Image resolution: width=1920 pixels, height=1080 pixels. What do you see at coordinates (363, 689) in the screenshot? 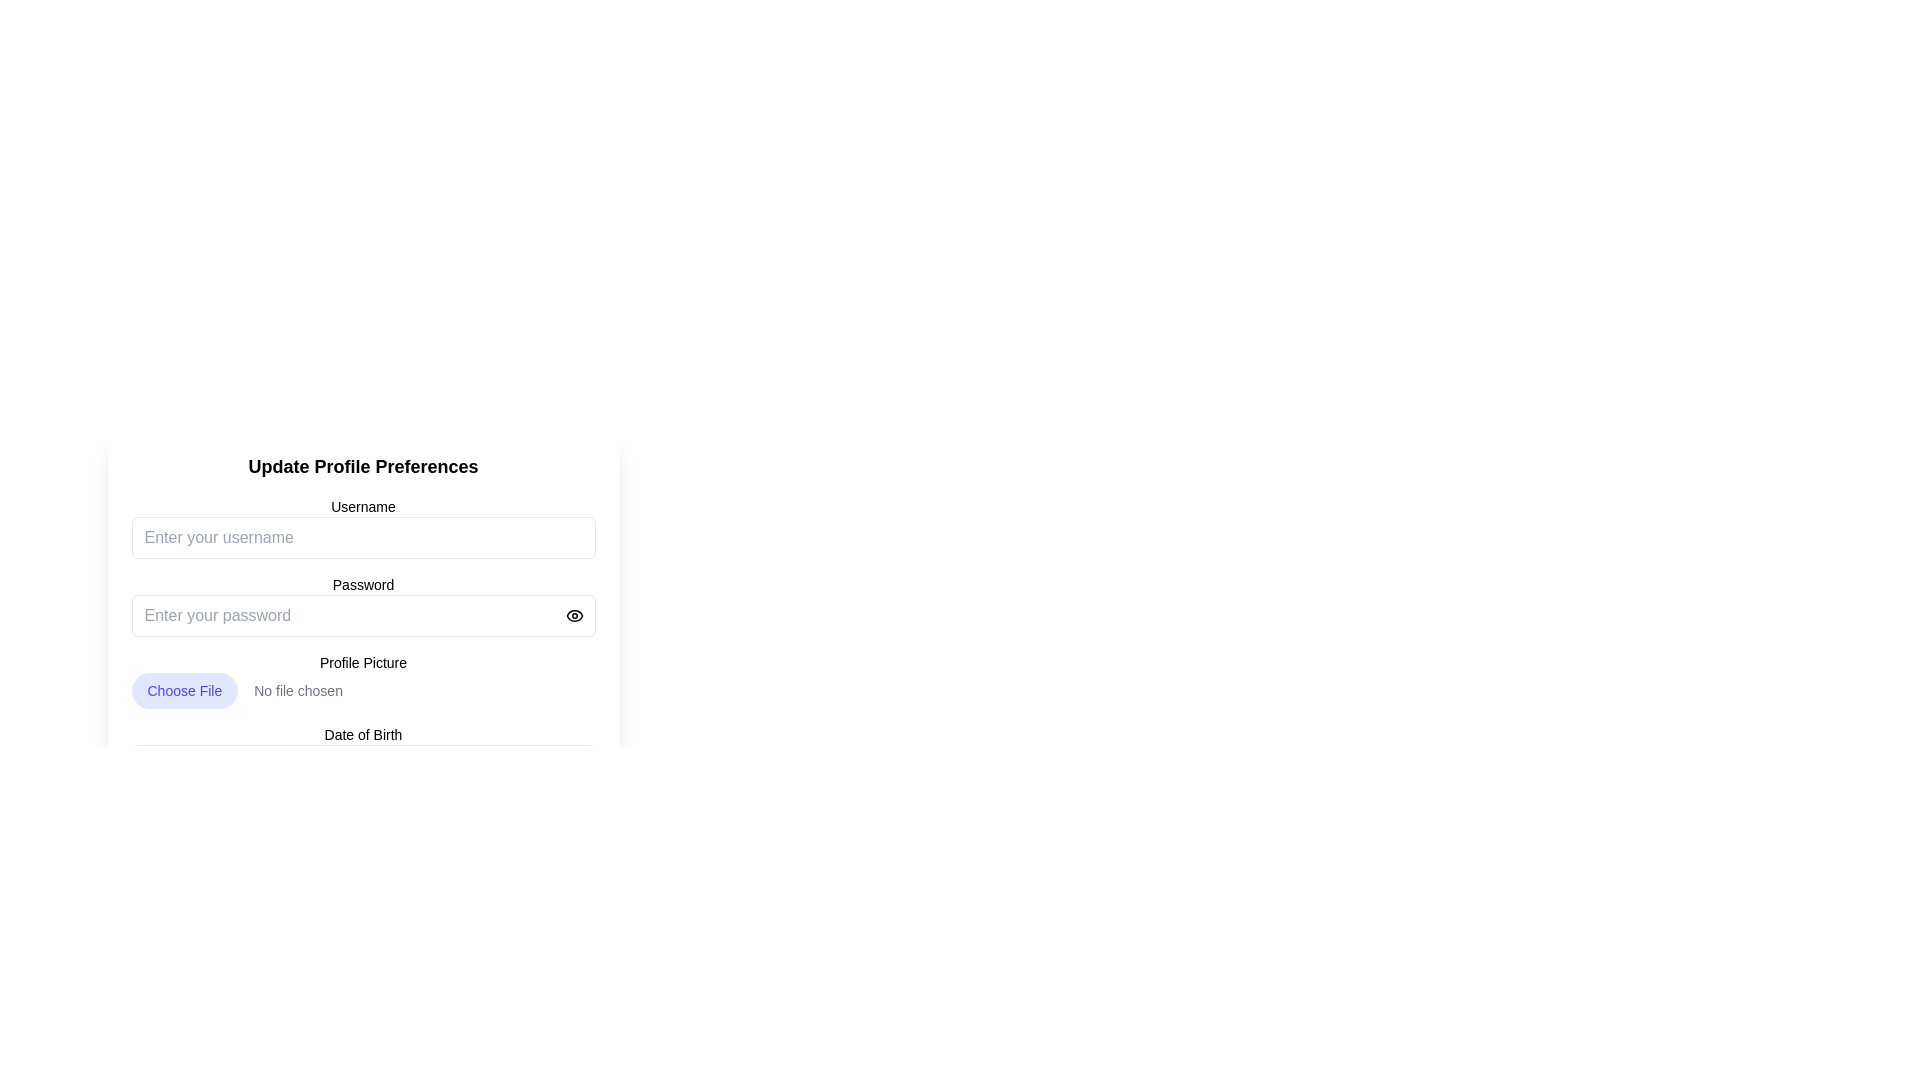
I see `the file upload input field for the Profile Picture, which is the only file input in the section` at bounding box center [363, 689].